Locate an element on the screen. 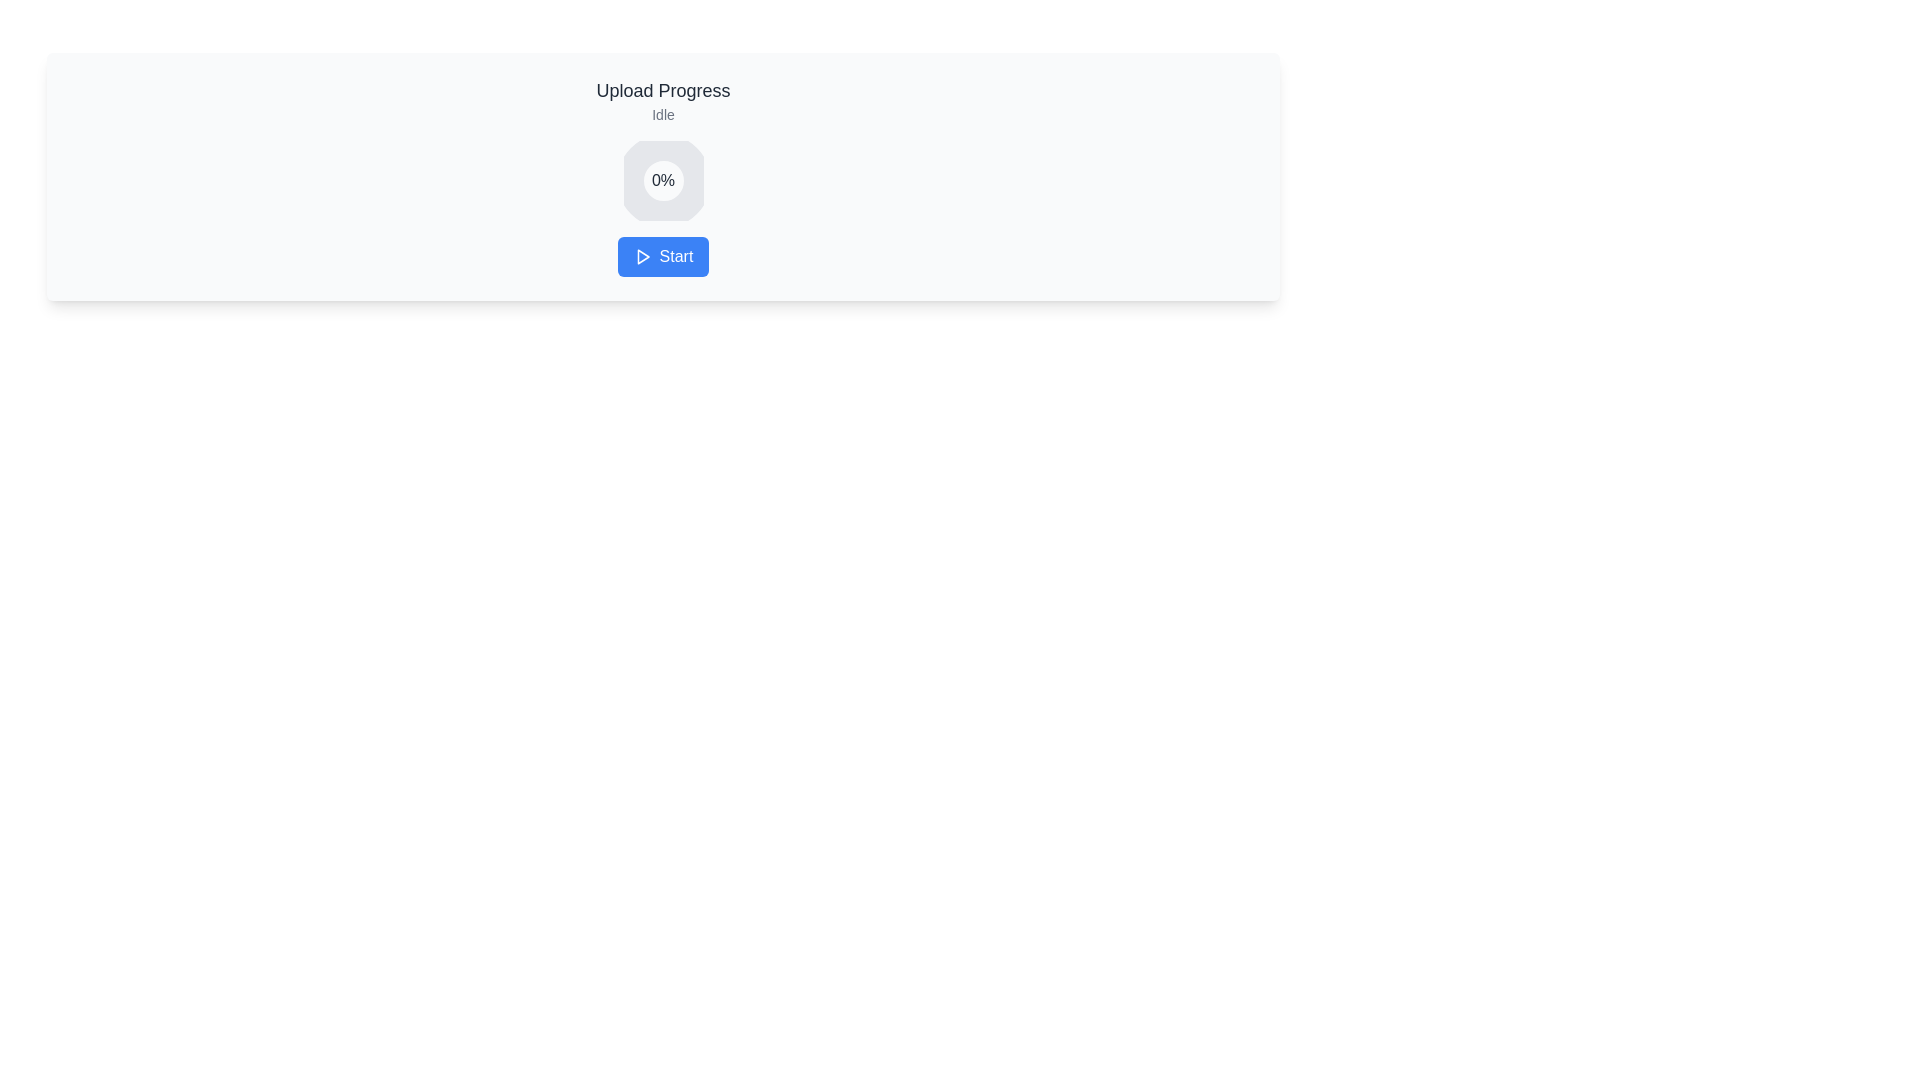  text content of the status indicator located below the 'Upload Progress' heading in the upper-center region of the interface is located at coordinates (663, 115).